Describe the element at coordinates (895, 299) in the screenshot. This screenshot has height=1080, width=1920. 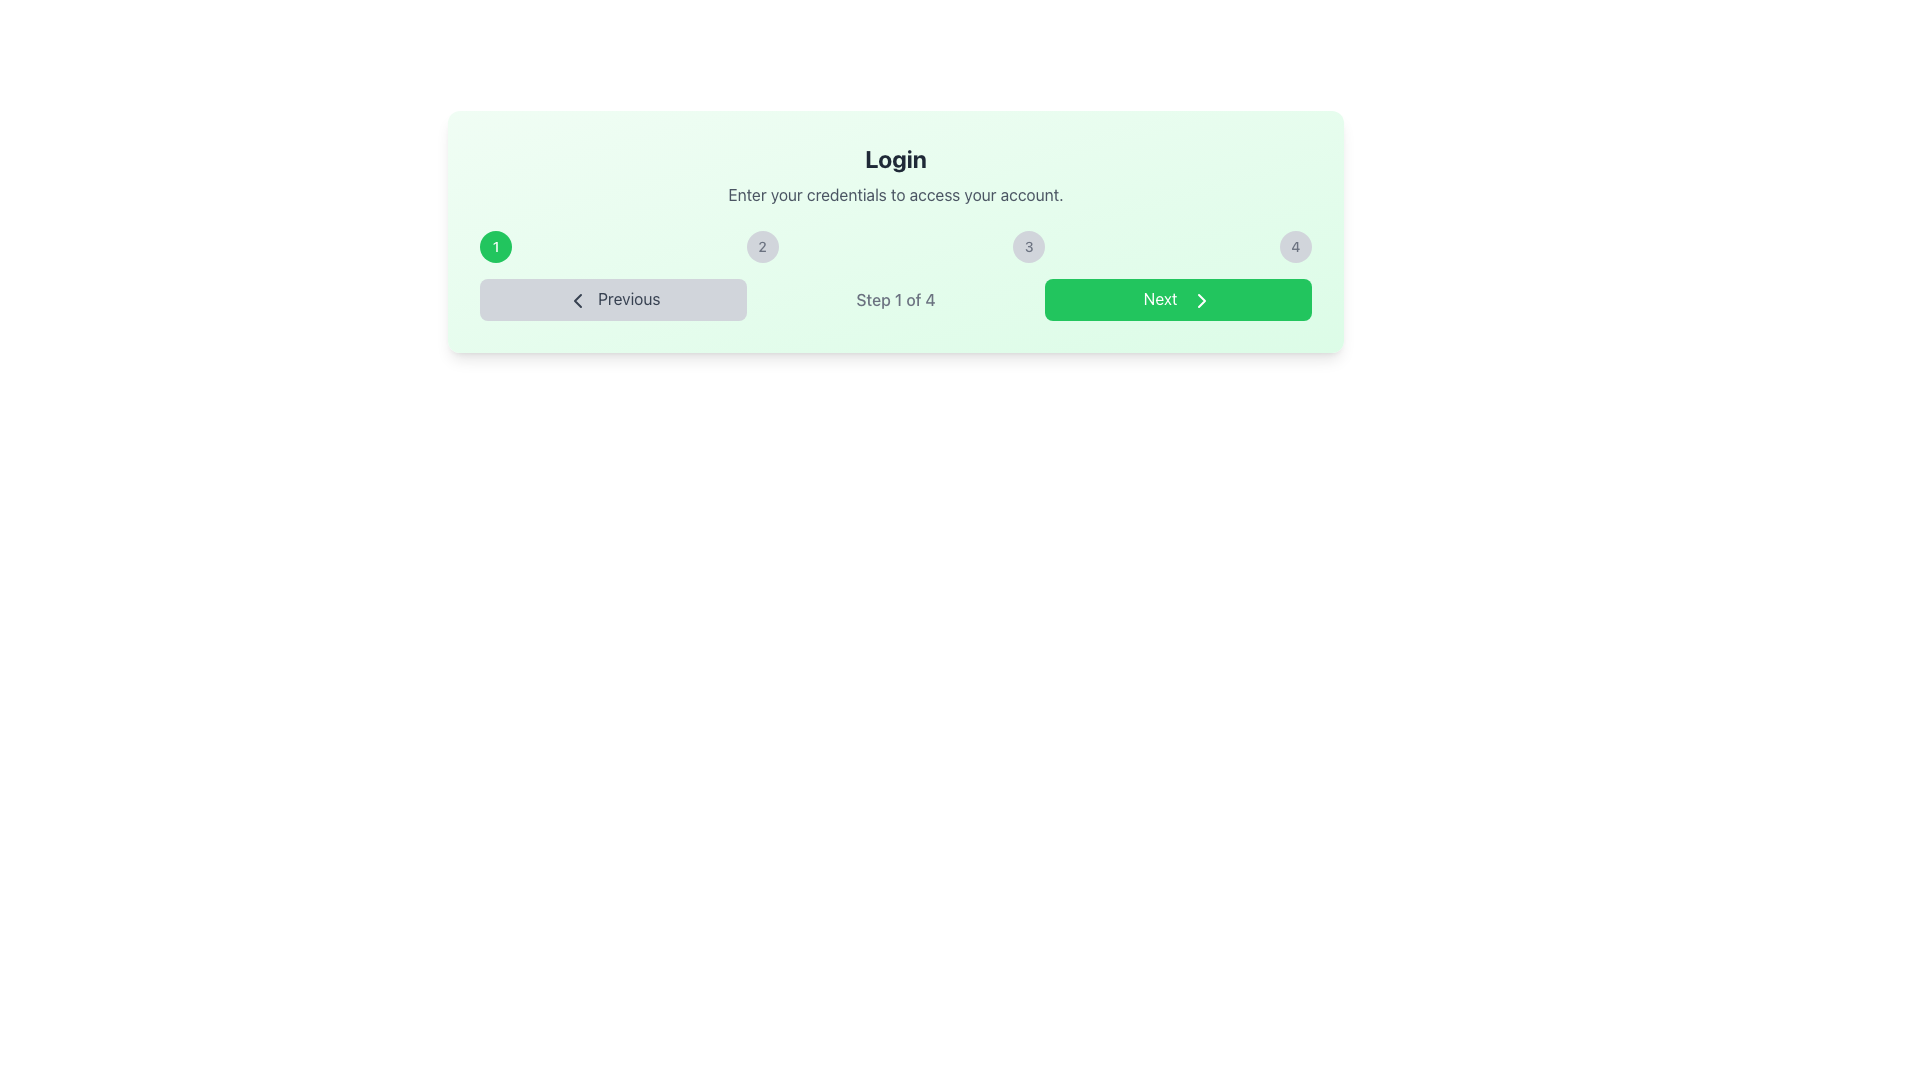
I see `the Text Label that displays the current progress in the multi-step process, located centrally in the navigation bar between the 'Previous' and 'Next' buttons` at that location.